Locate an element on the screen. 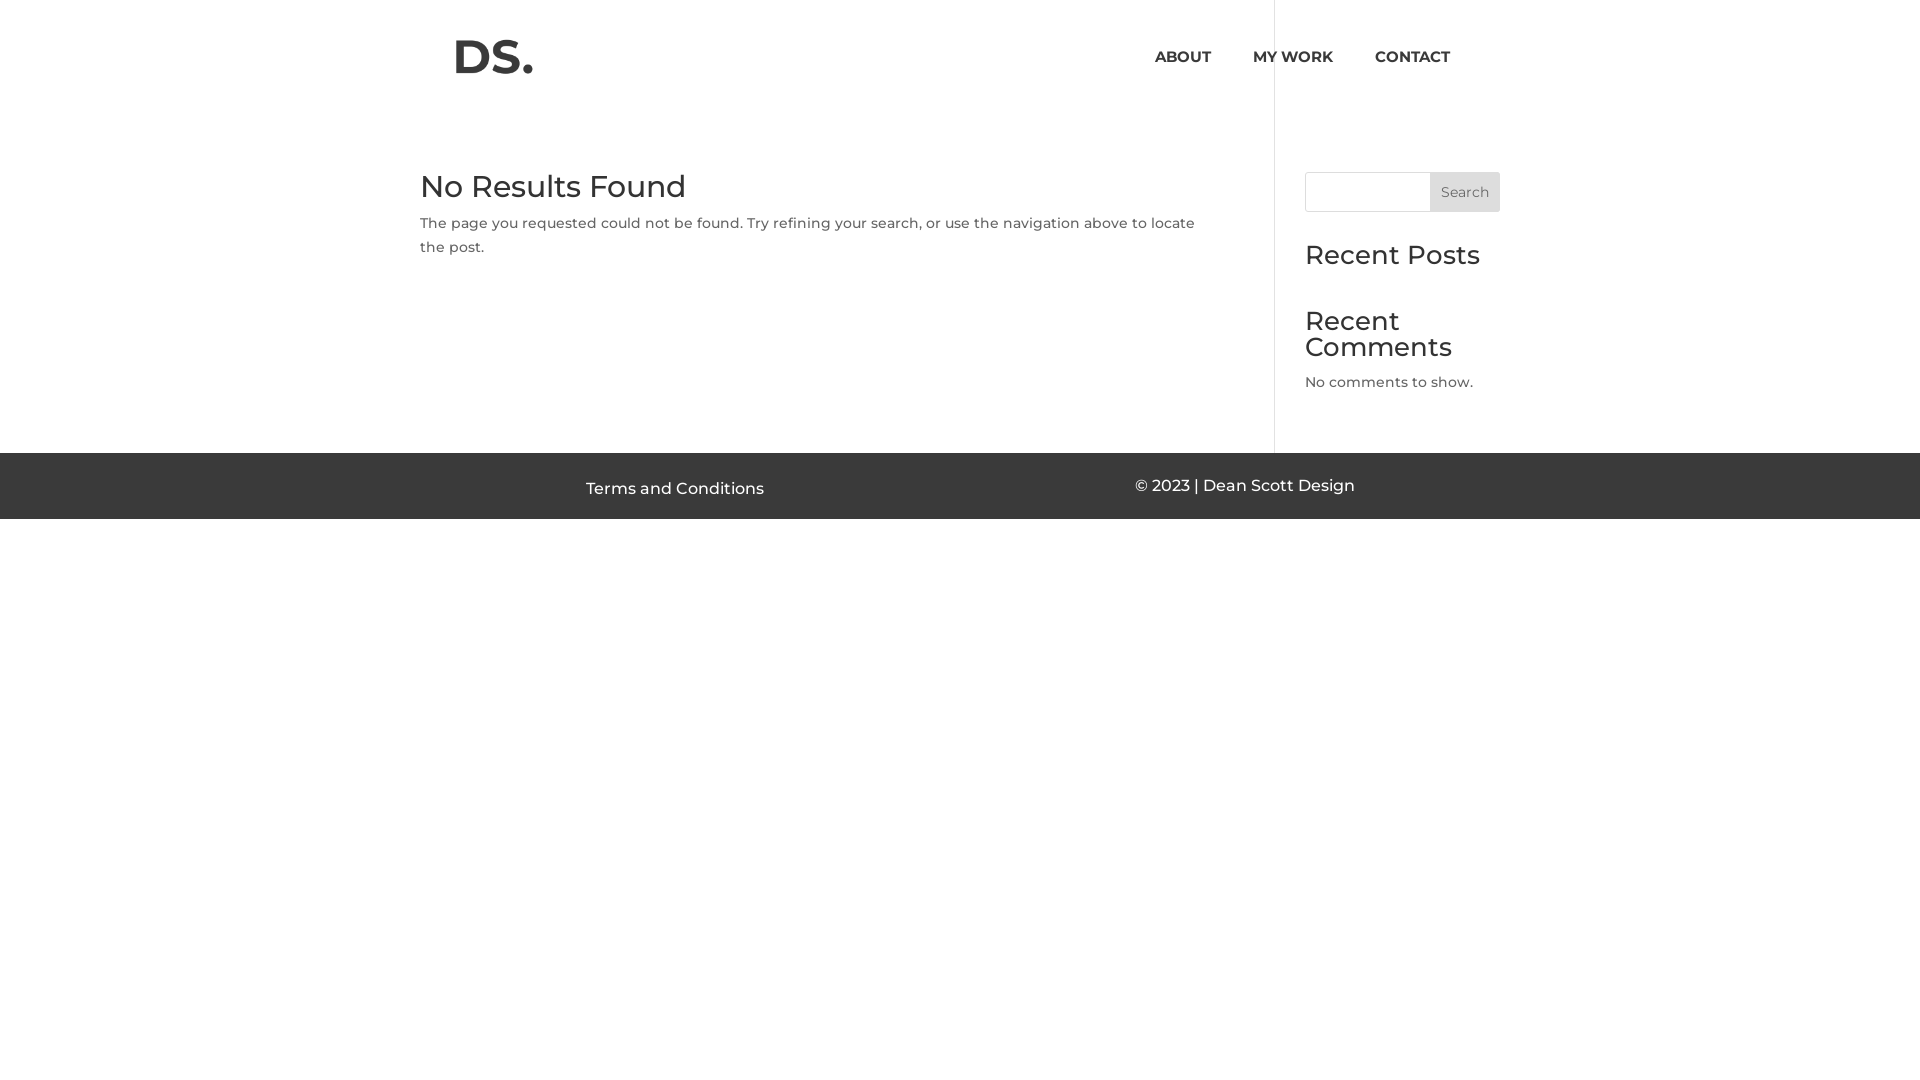 Image resolution: width=1920 pixels, height=1080 pixels. 'Search' is located at coordinates (1464, 192).